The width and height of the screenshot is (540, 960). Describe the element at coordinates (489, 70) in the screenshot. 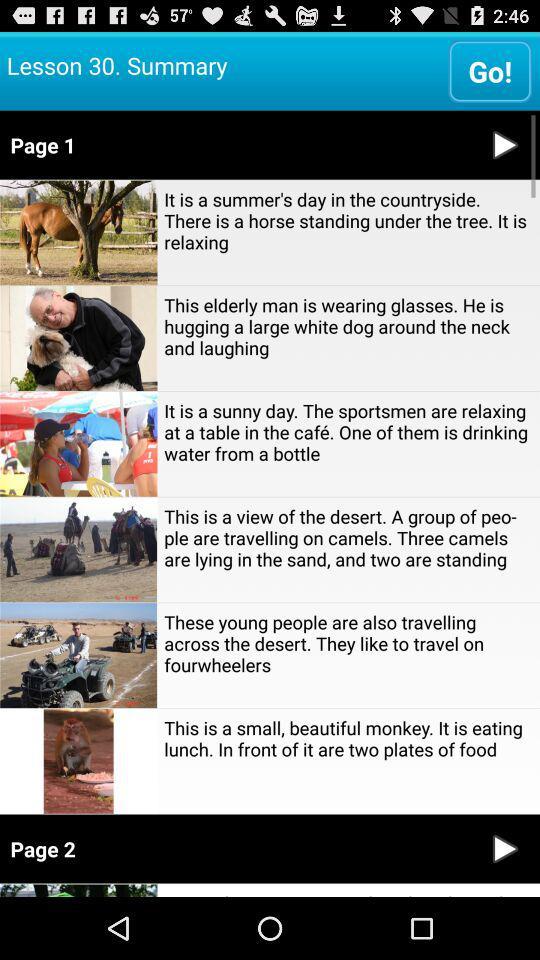

I see `go! button` at that location.